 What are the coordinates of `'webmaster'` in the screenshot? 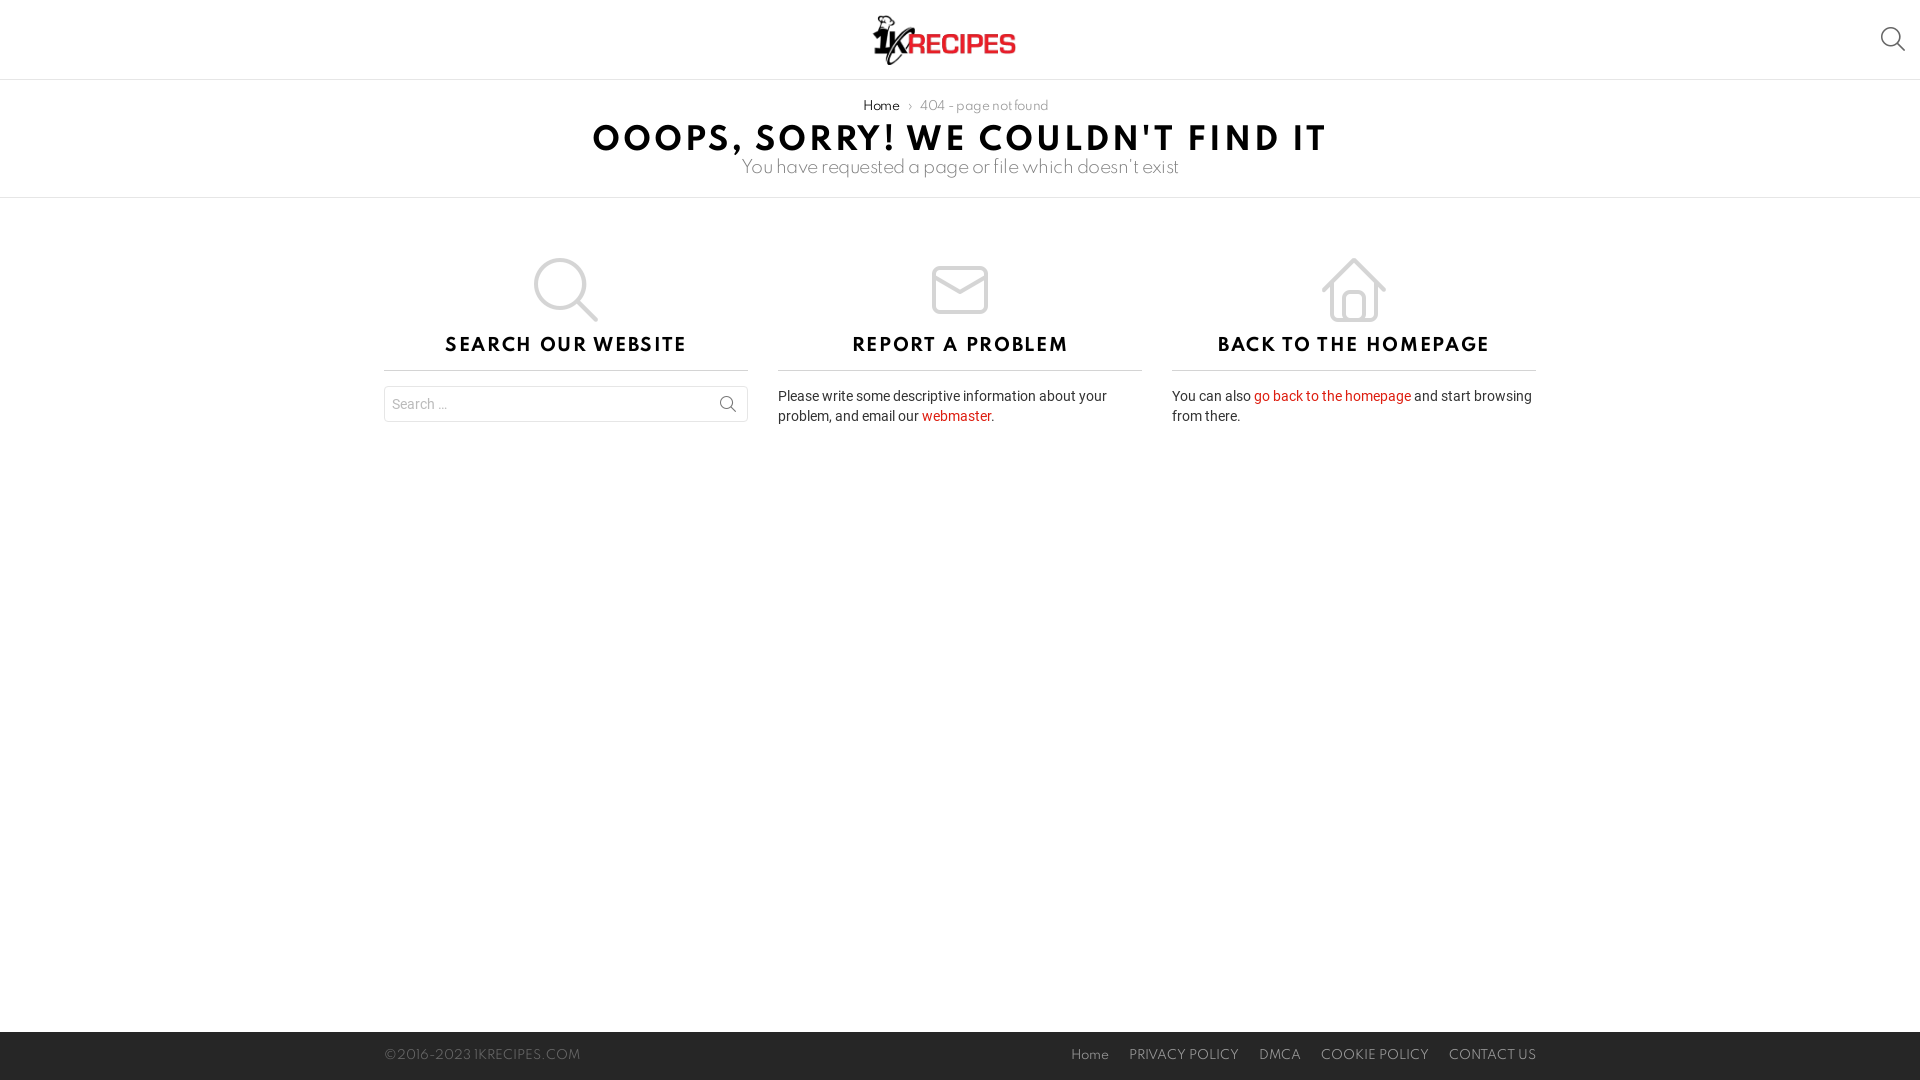 It's located at (955, 415).